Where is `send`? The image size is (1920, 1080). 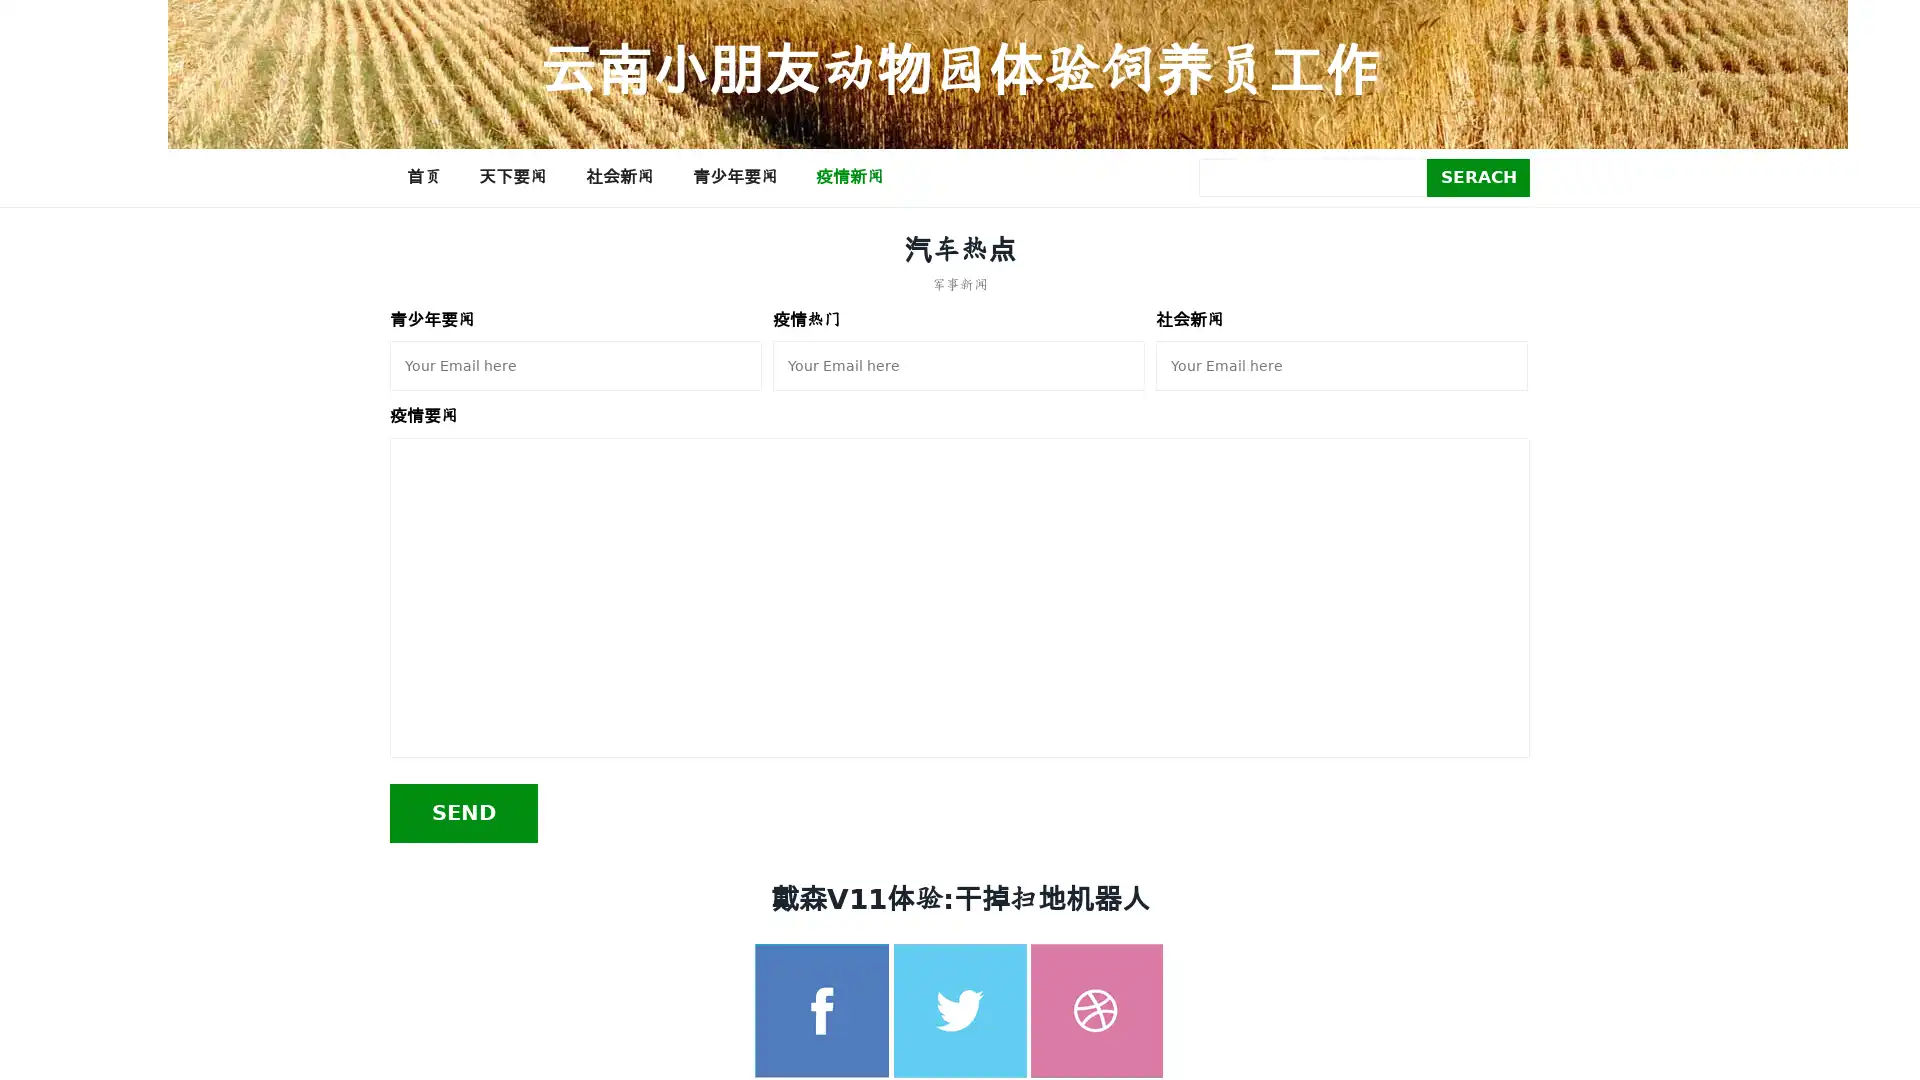
send is located at coordinates (463, 812).